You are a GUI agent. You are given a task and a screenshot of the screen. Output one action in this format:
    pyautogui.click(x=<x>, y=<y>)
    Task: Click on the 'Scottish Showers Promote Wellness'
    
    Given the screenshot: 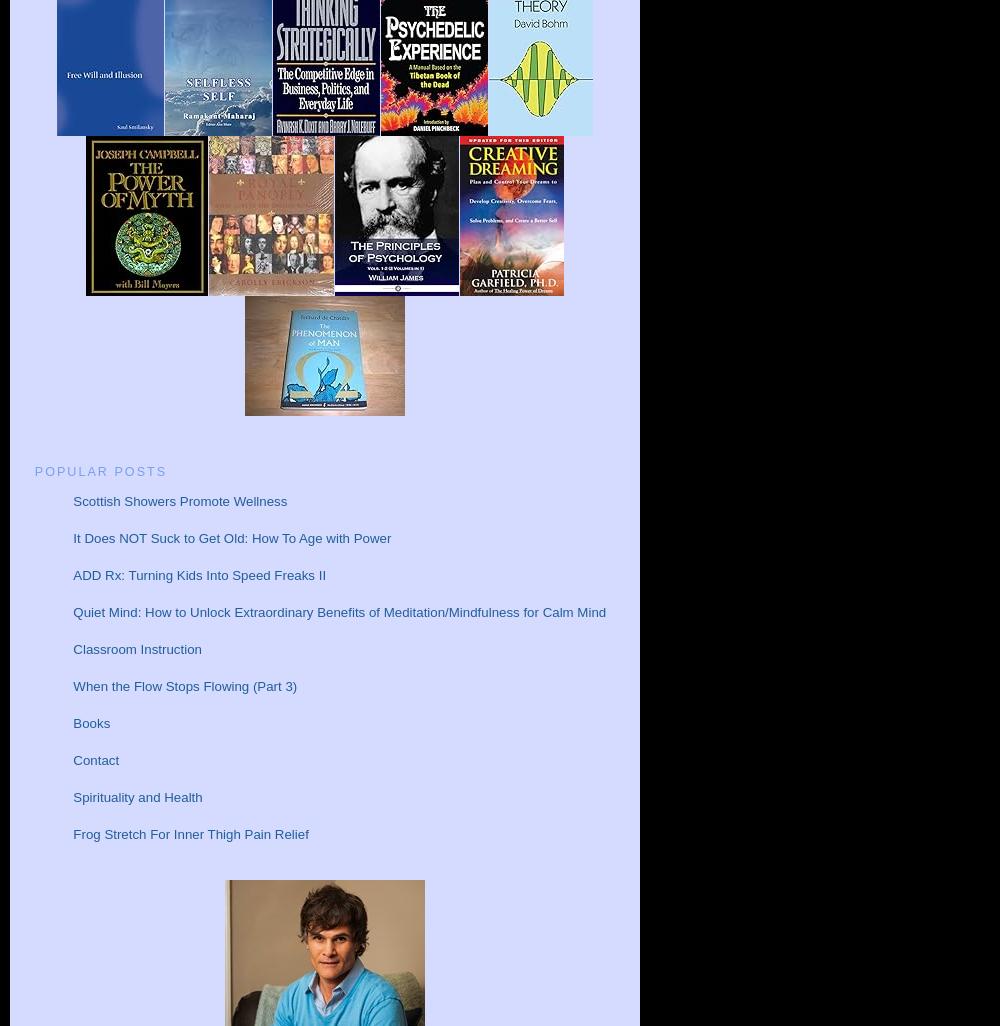 What is the action you would take?
    pyautogui.click(x=72, y=499)
    